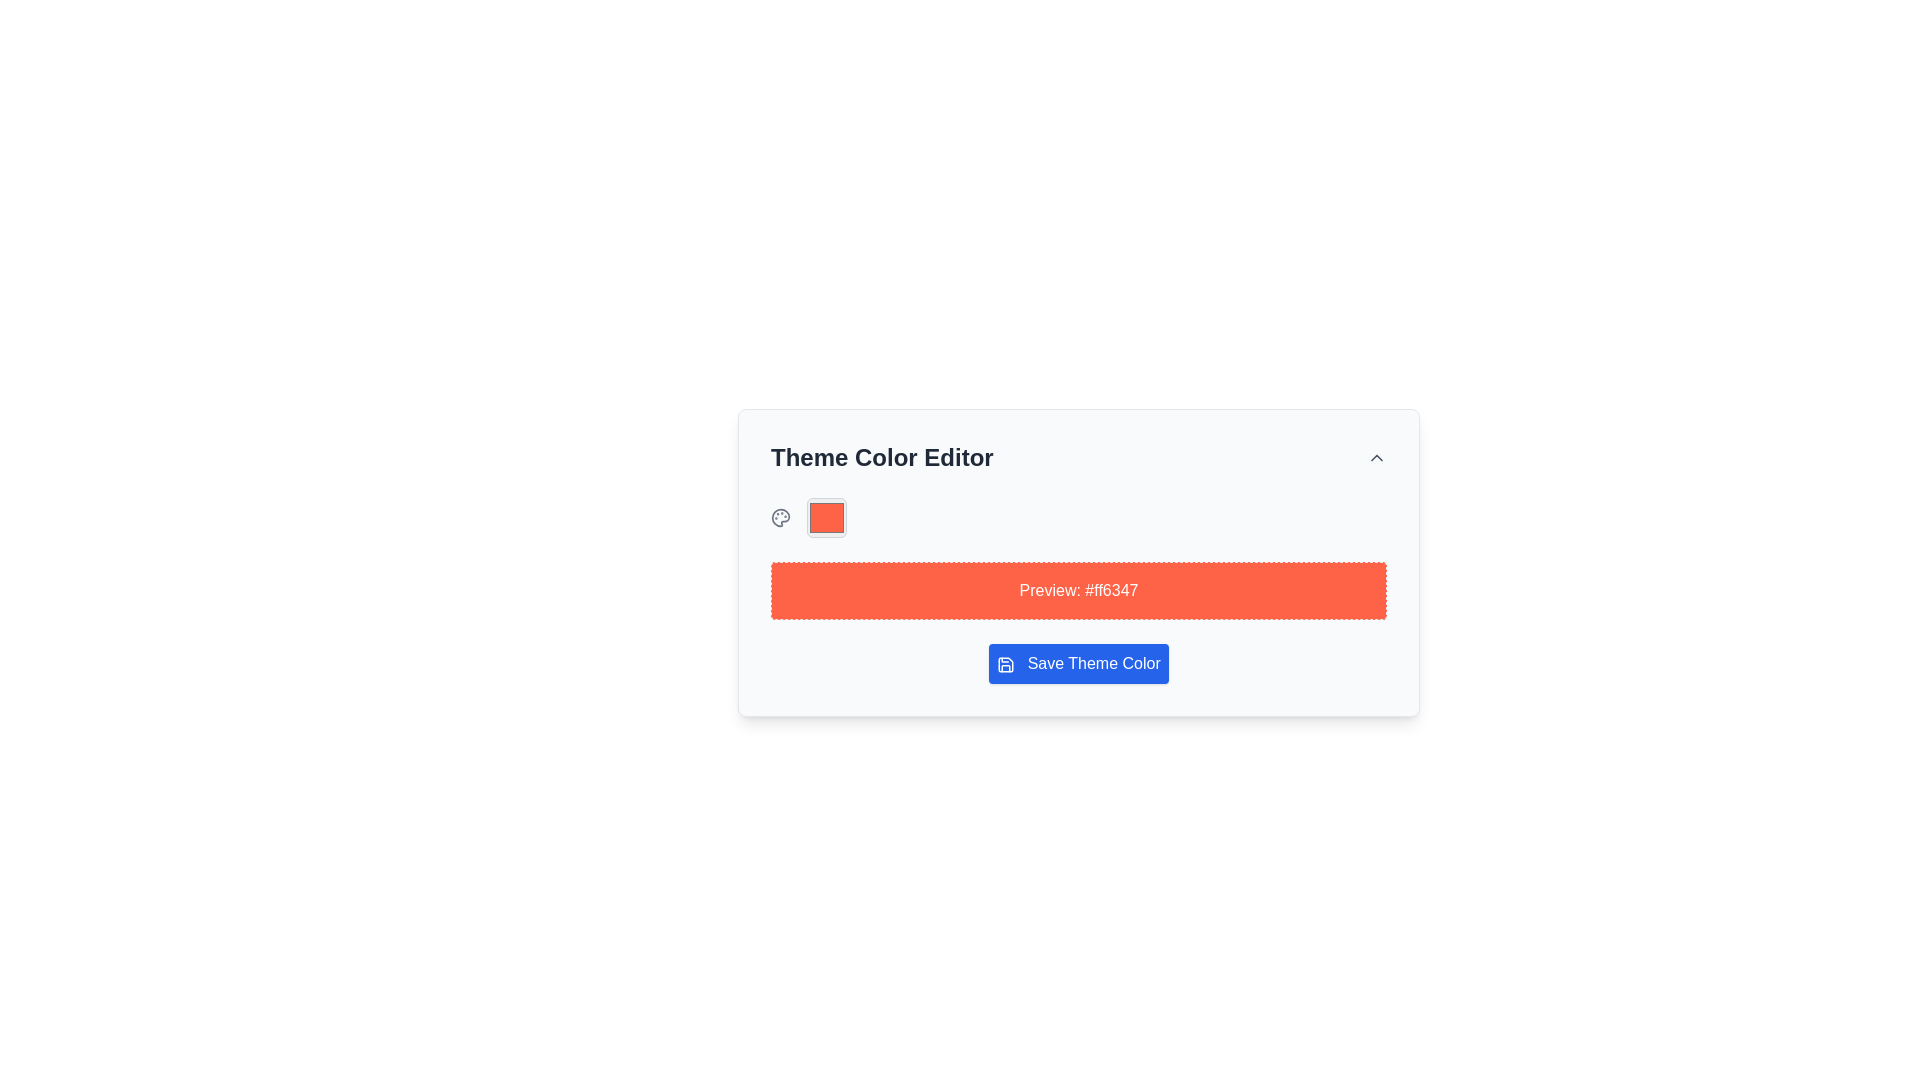 The width and height of the screenshot is (1920, 1080). What do you see at coordinates (826, 516) in the screenshot?
I see `the Color Picker element in the Theme Color Editor section` at bounding box center [826, 516].